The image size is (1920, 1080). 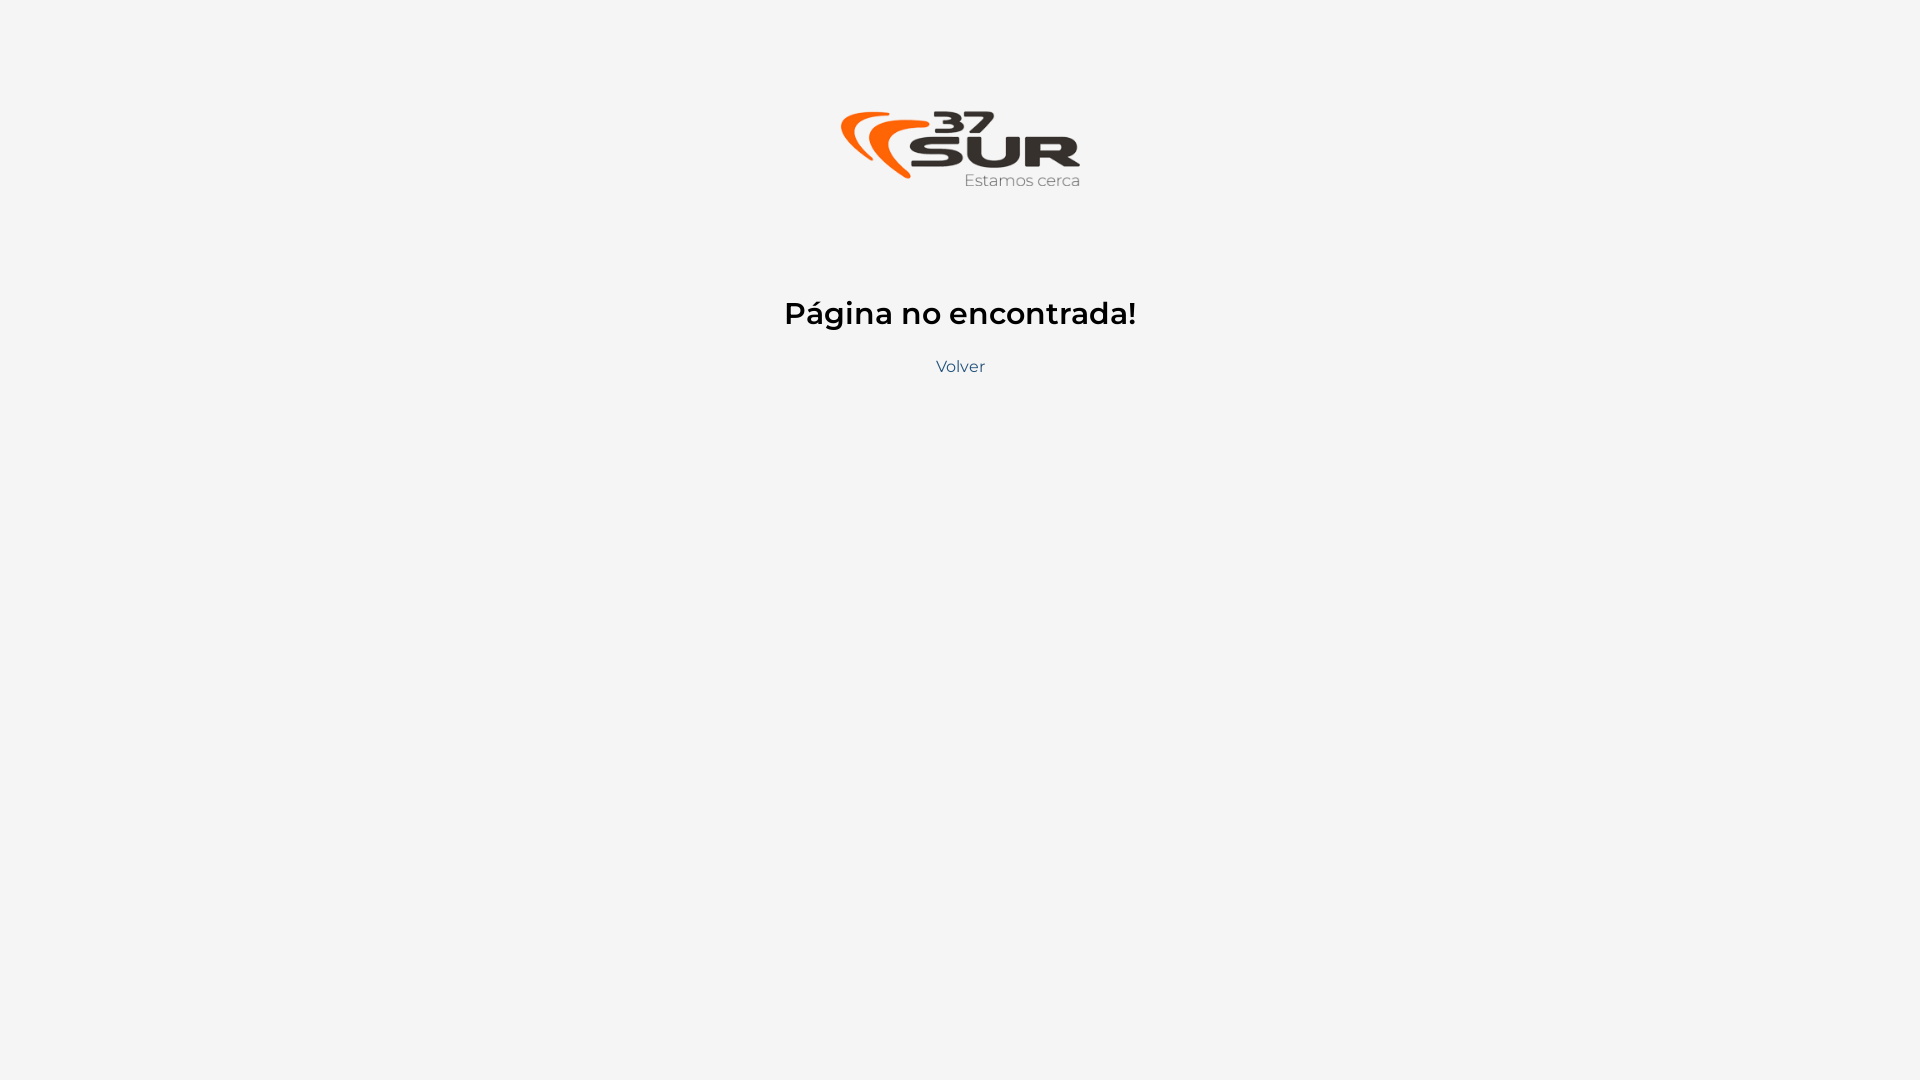 What do you see at coordinates (960, 366) in the screenshot?
I see `'Volver'` at bounding box center [960, 366].